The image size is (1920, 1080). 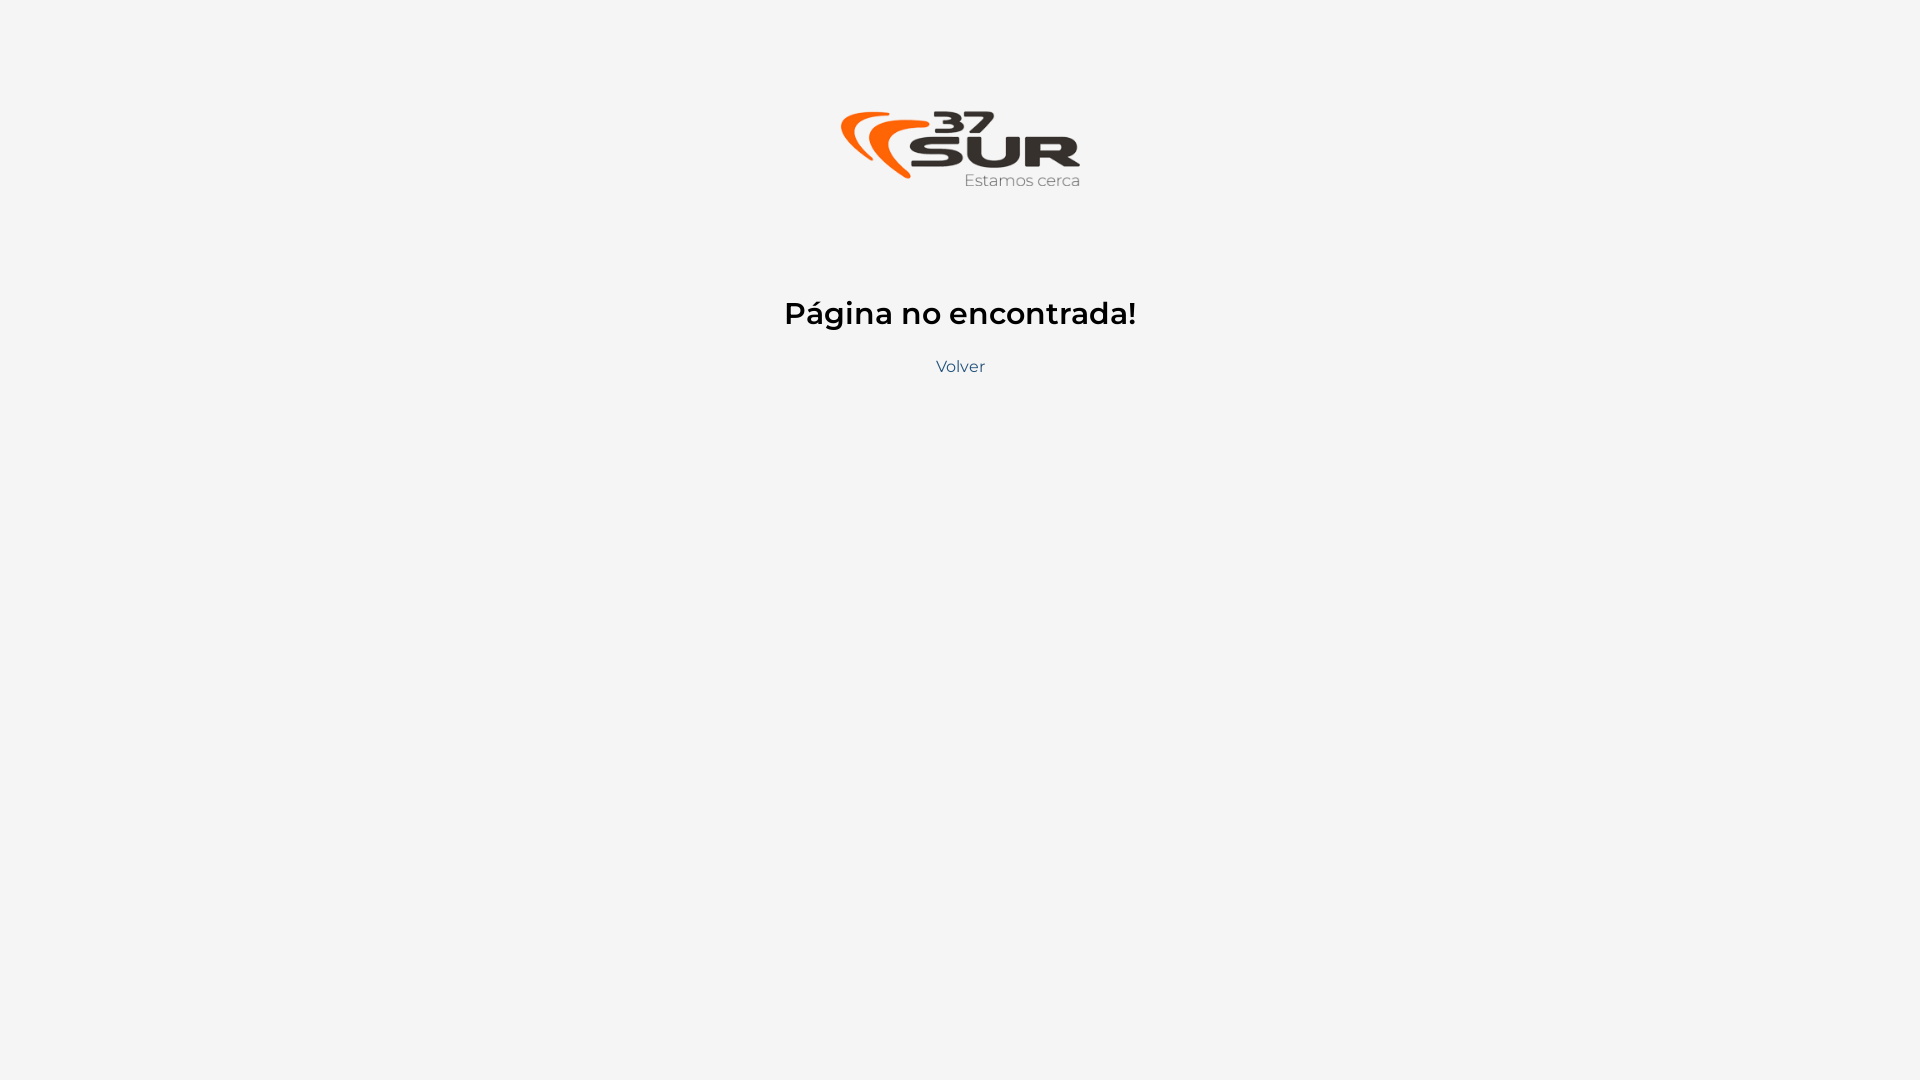 What do you see at coordinates (960, 366) in the screenshot?
I see `'Volver'` at bounding box center [960, 366].